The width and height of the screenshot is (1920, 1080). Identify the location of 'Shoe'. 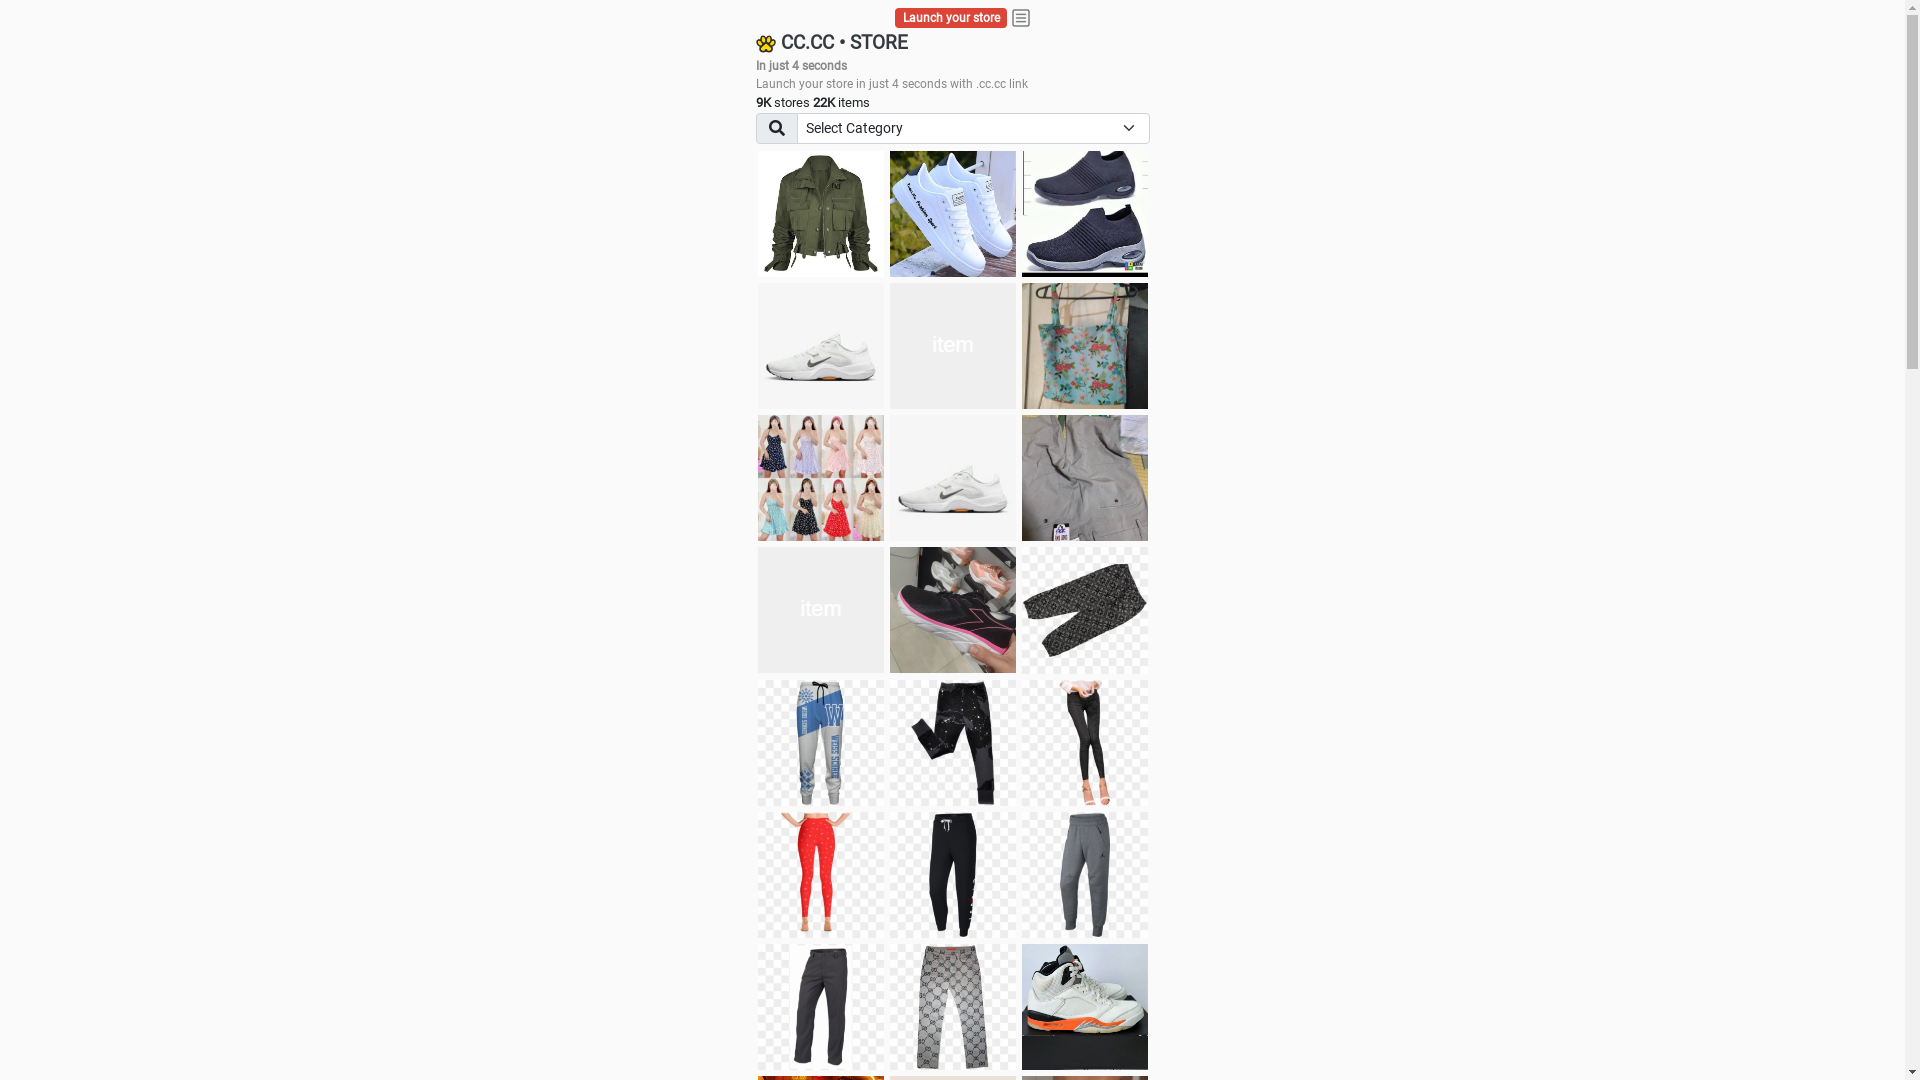
(1083, 1006).